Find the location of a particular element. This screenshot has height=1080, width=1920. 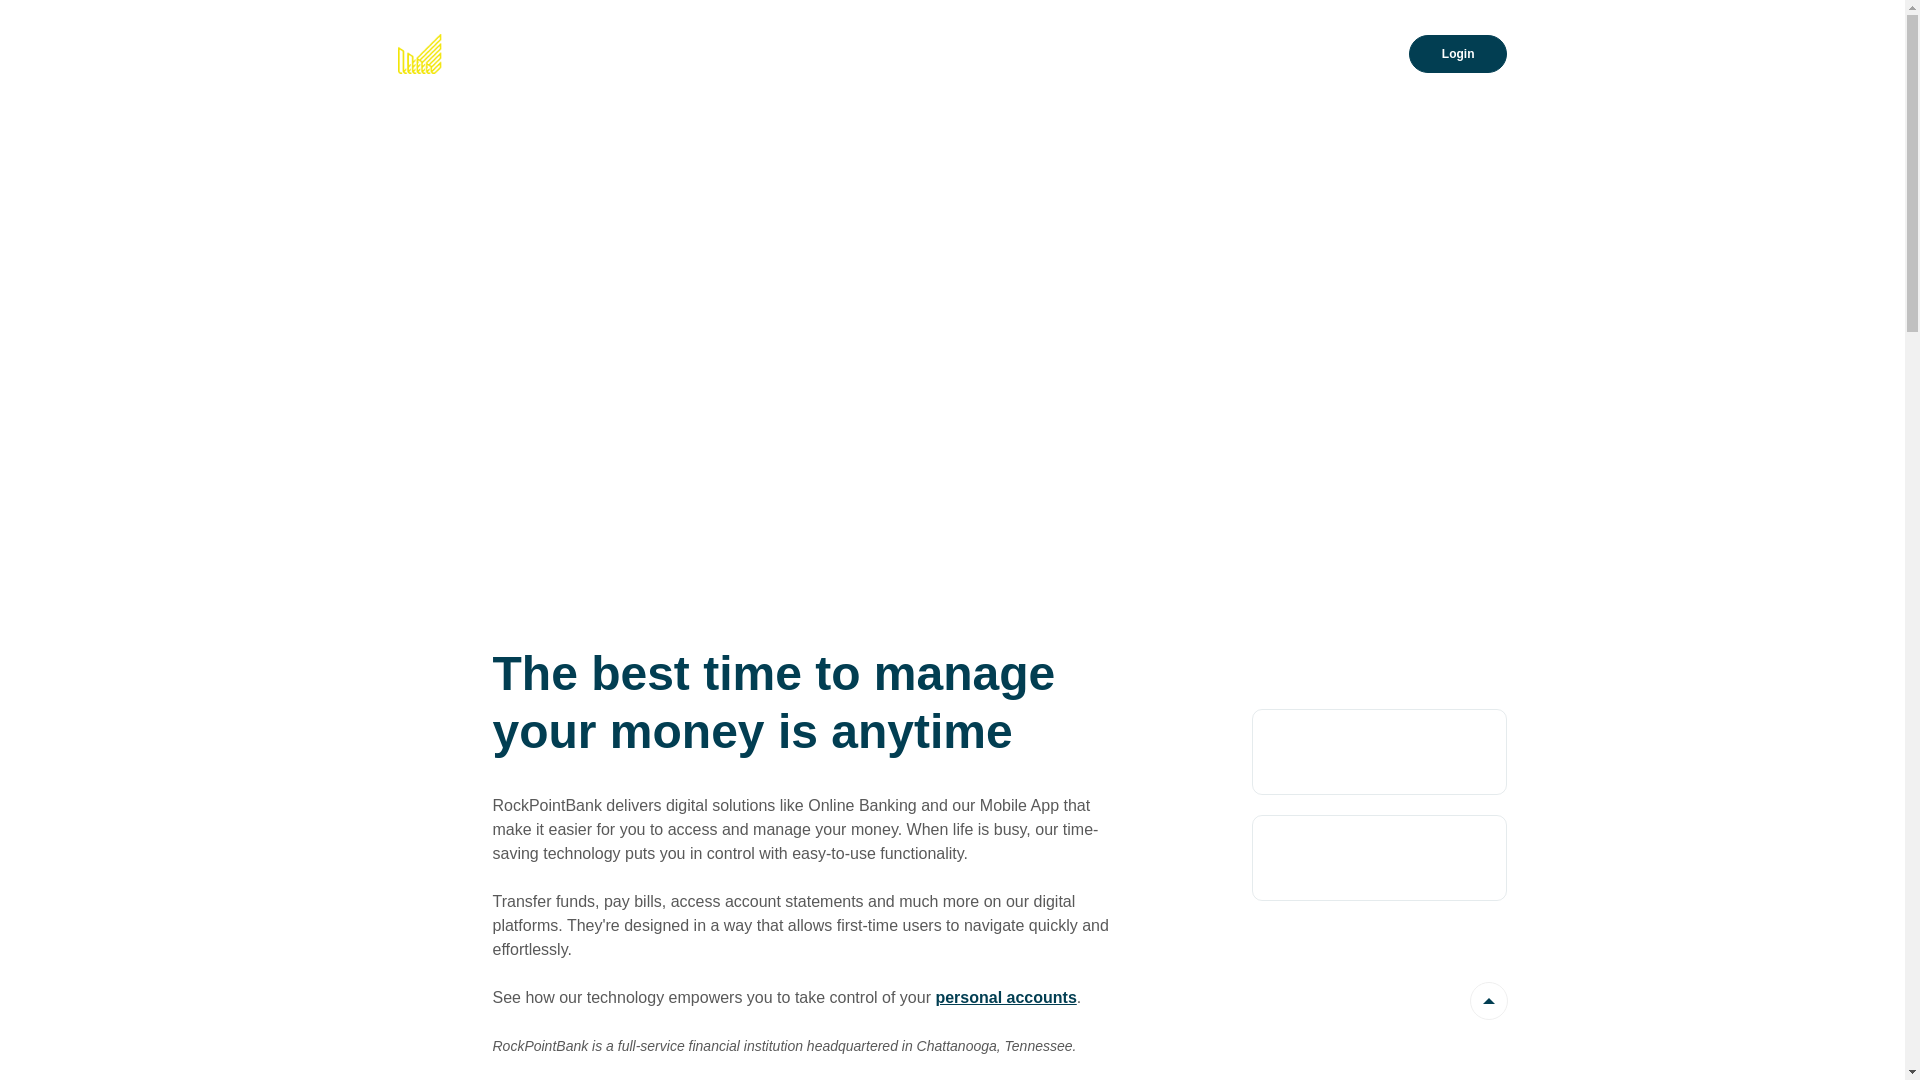

'Login' is located at coordinates (1458, 52).